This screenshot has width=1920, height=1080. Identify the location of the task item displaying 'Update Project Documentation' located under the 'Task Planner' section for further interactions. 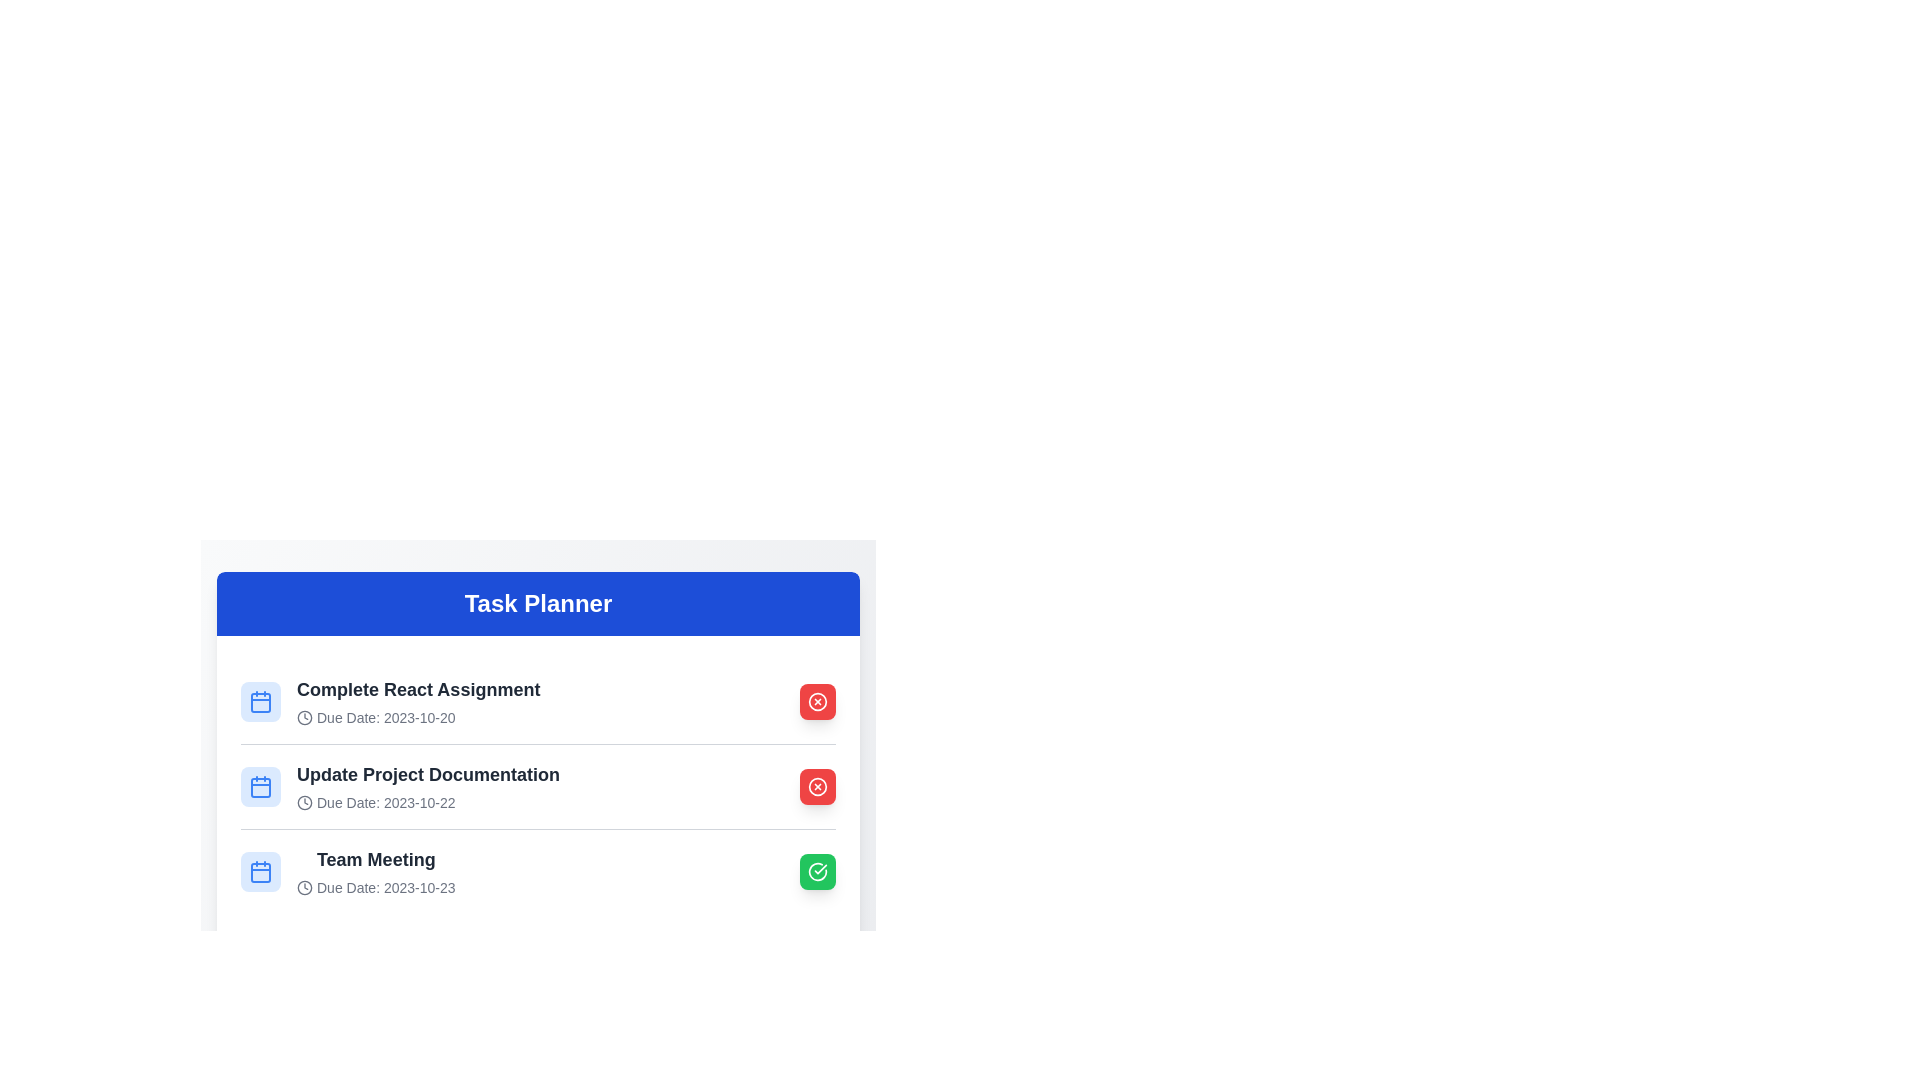
(400, 785).